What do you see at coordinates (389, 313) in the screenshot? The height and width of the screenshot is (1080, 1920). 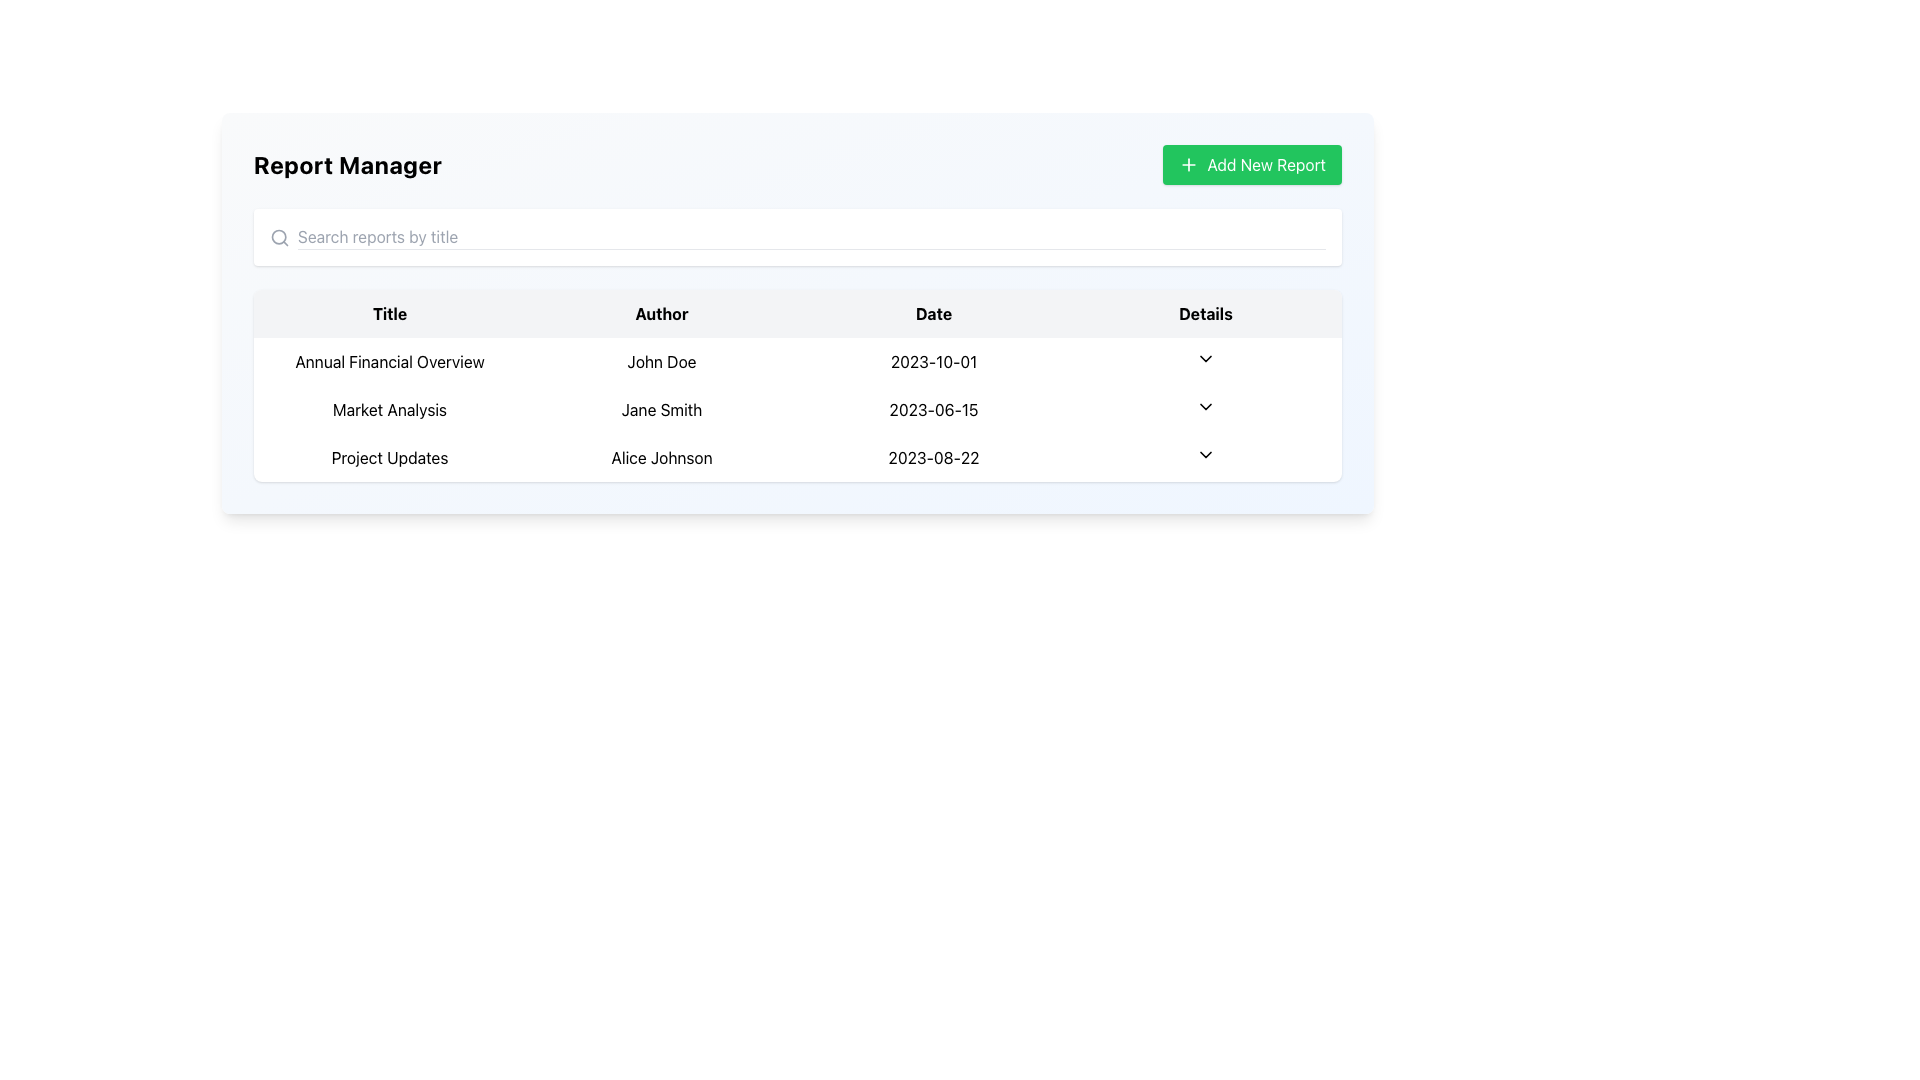 I see `the 'Title' Table Column Header, which is the first column in a table header row, displaying bold black text on a light gray background` at bounding box center [389, 313].